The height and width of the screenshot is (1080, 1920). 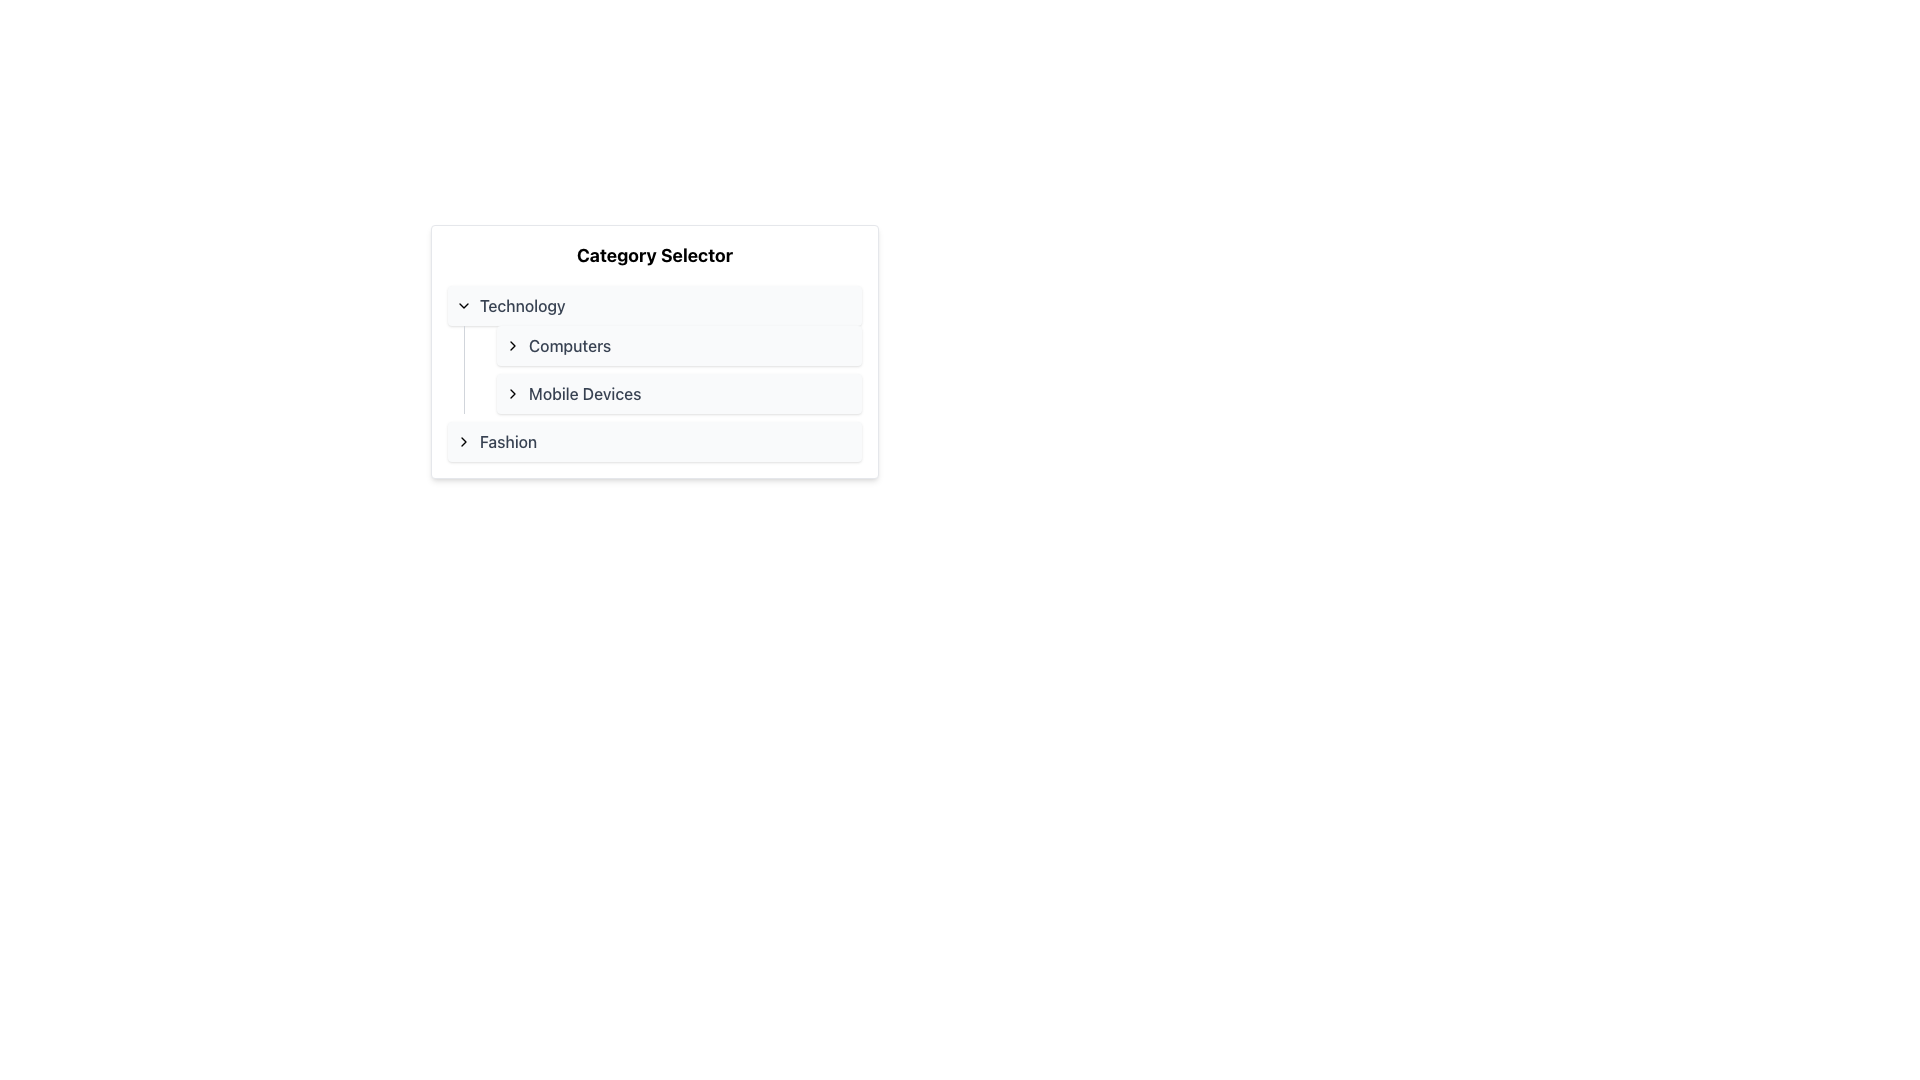 What do you see at coordinates (513, 393) in the screenshot?
I see `the chevron icon on the leftmost part of the 'Mobile Devices' option row in the 'Category Selector' menu` at bounding box center [513, 393].